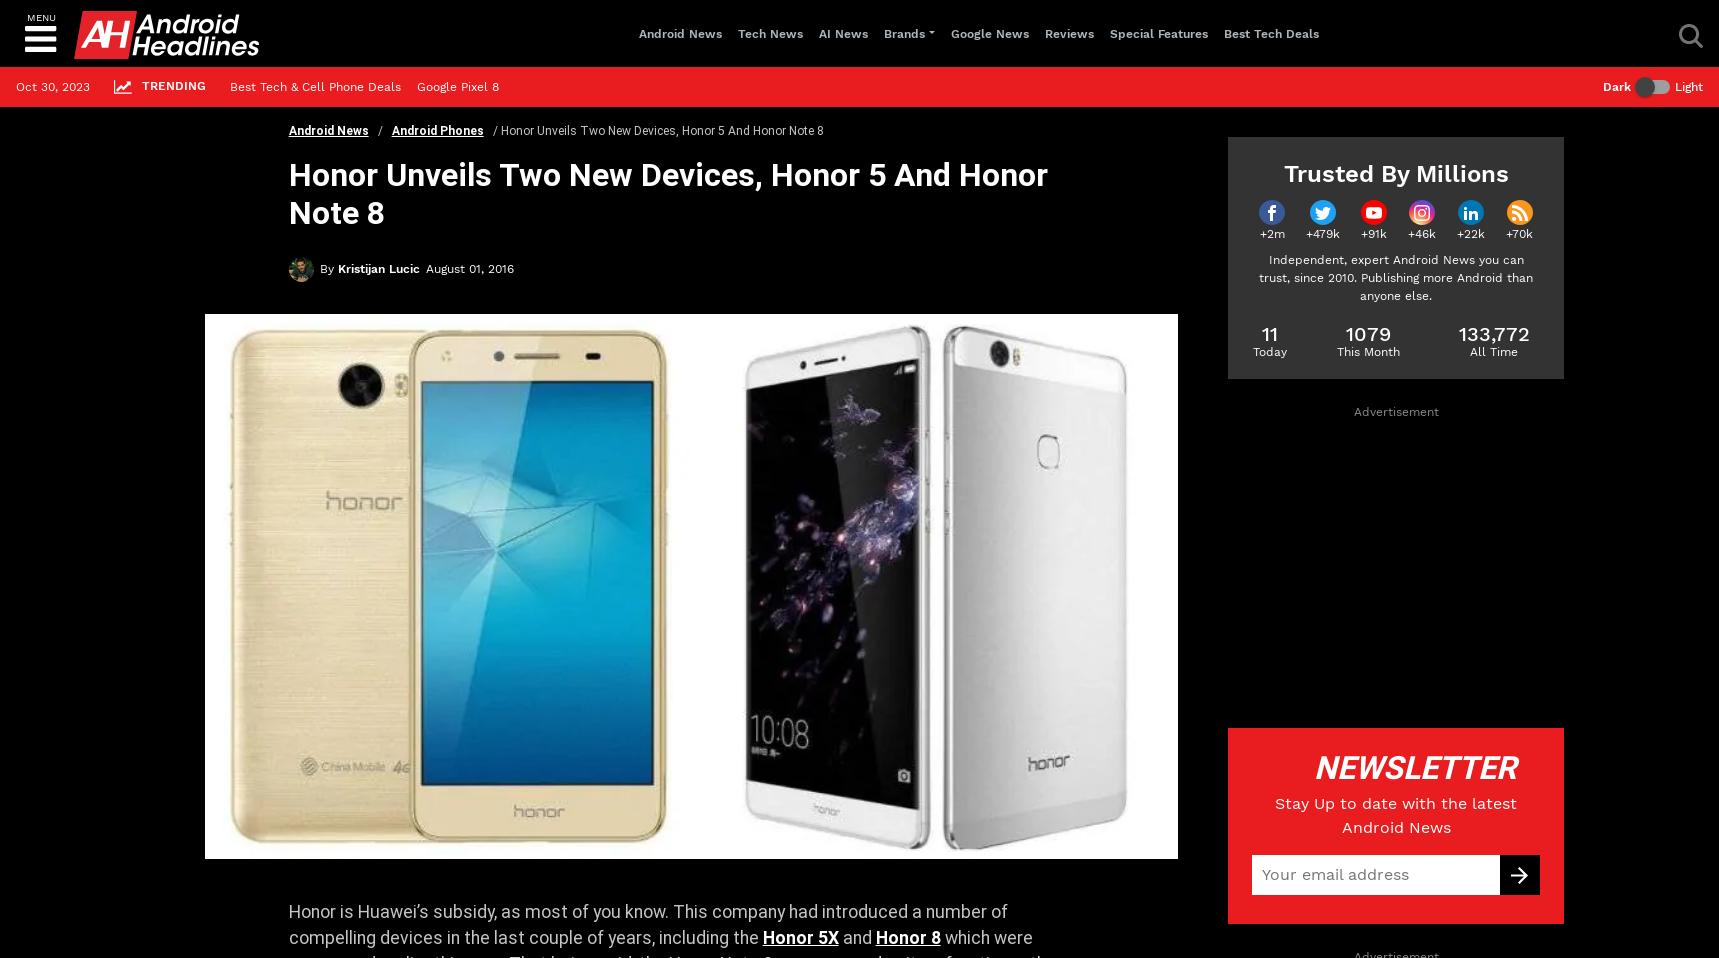 The width and height of the screenshot is (1719, 958). What do you see at coordinates (1409, 768) in the screenshot?
I see `'Newsletter'` at bounding box center [1409, 768].